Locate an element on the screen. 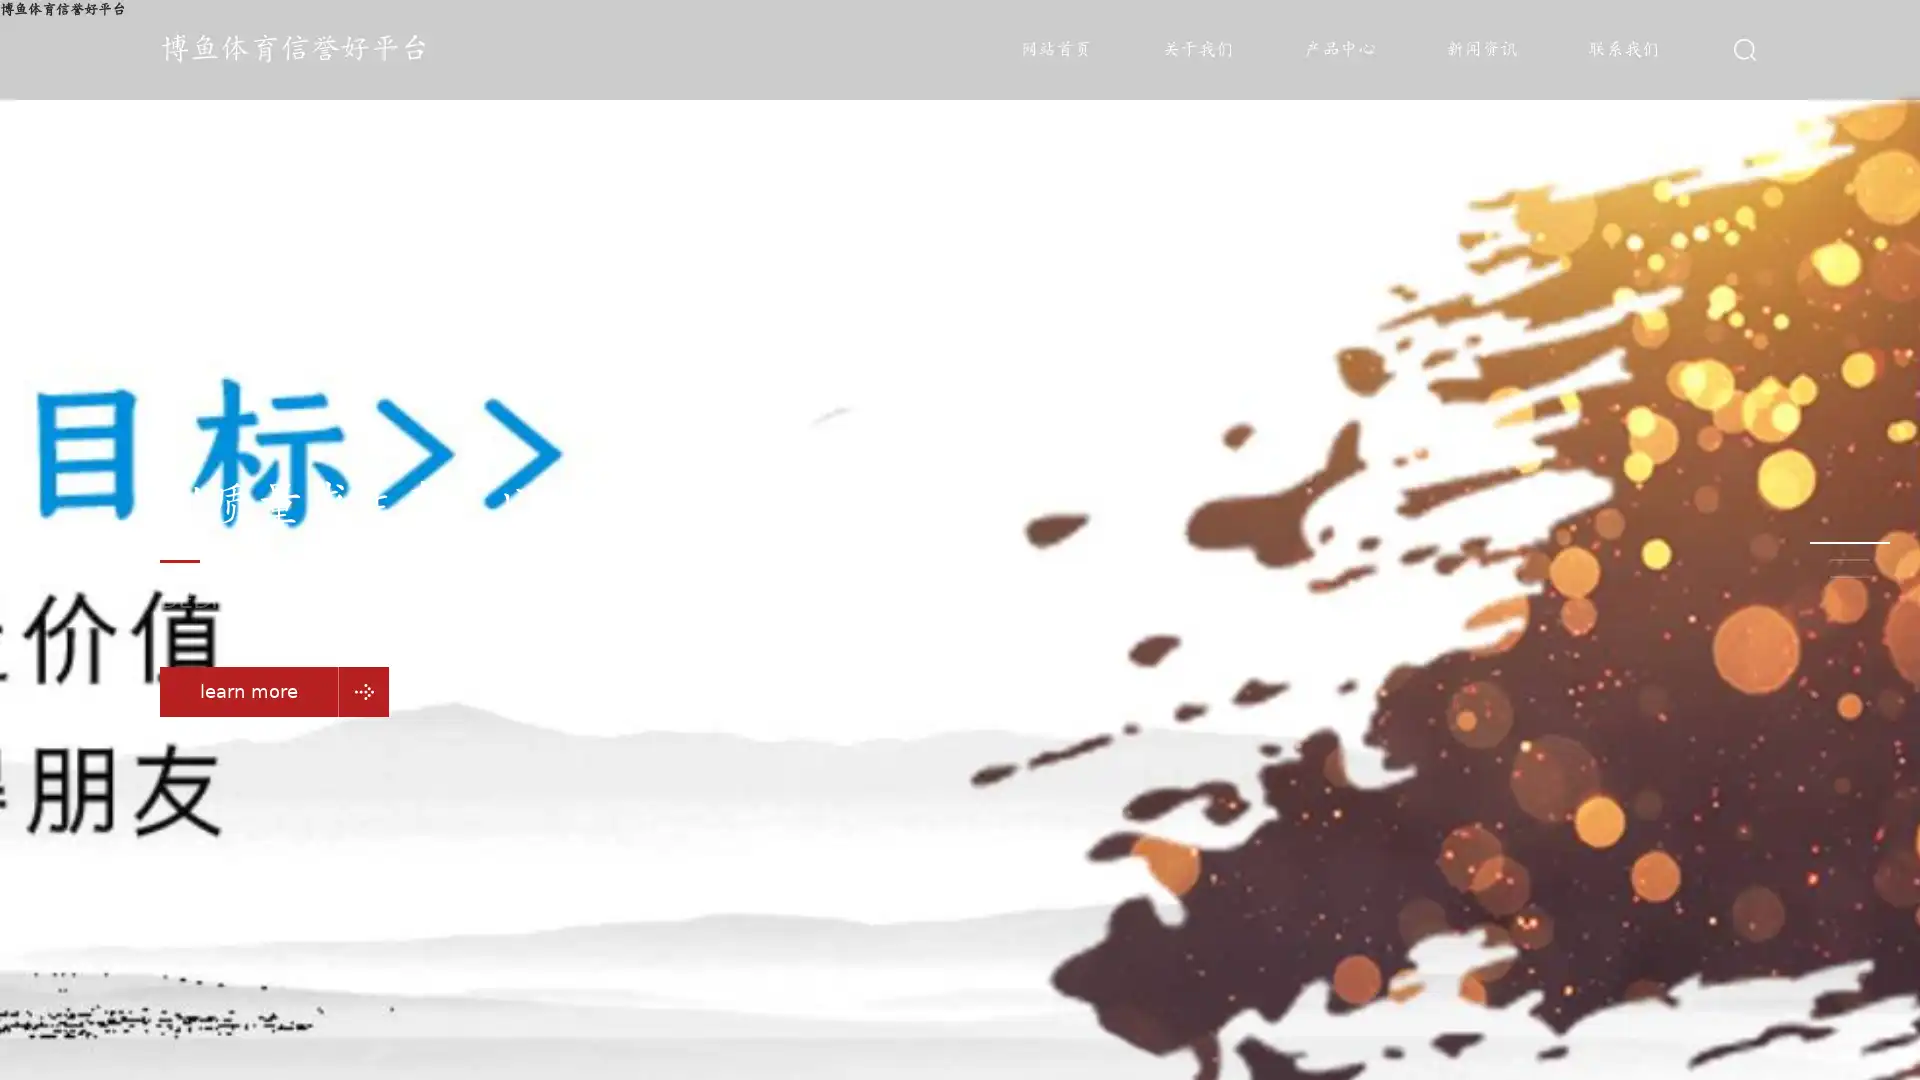 The width and height of the screenshot is (1920, 1080). Go to slide 2 is located at coordinates (1848, 559).